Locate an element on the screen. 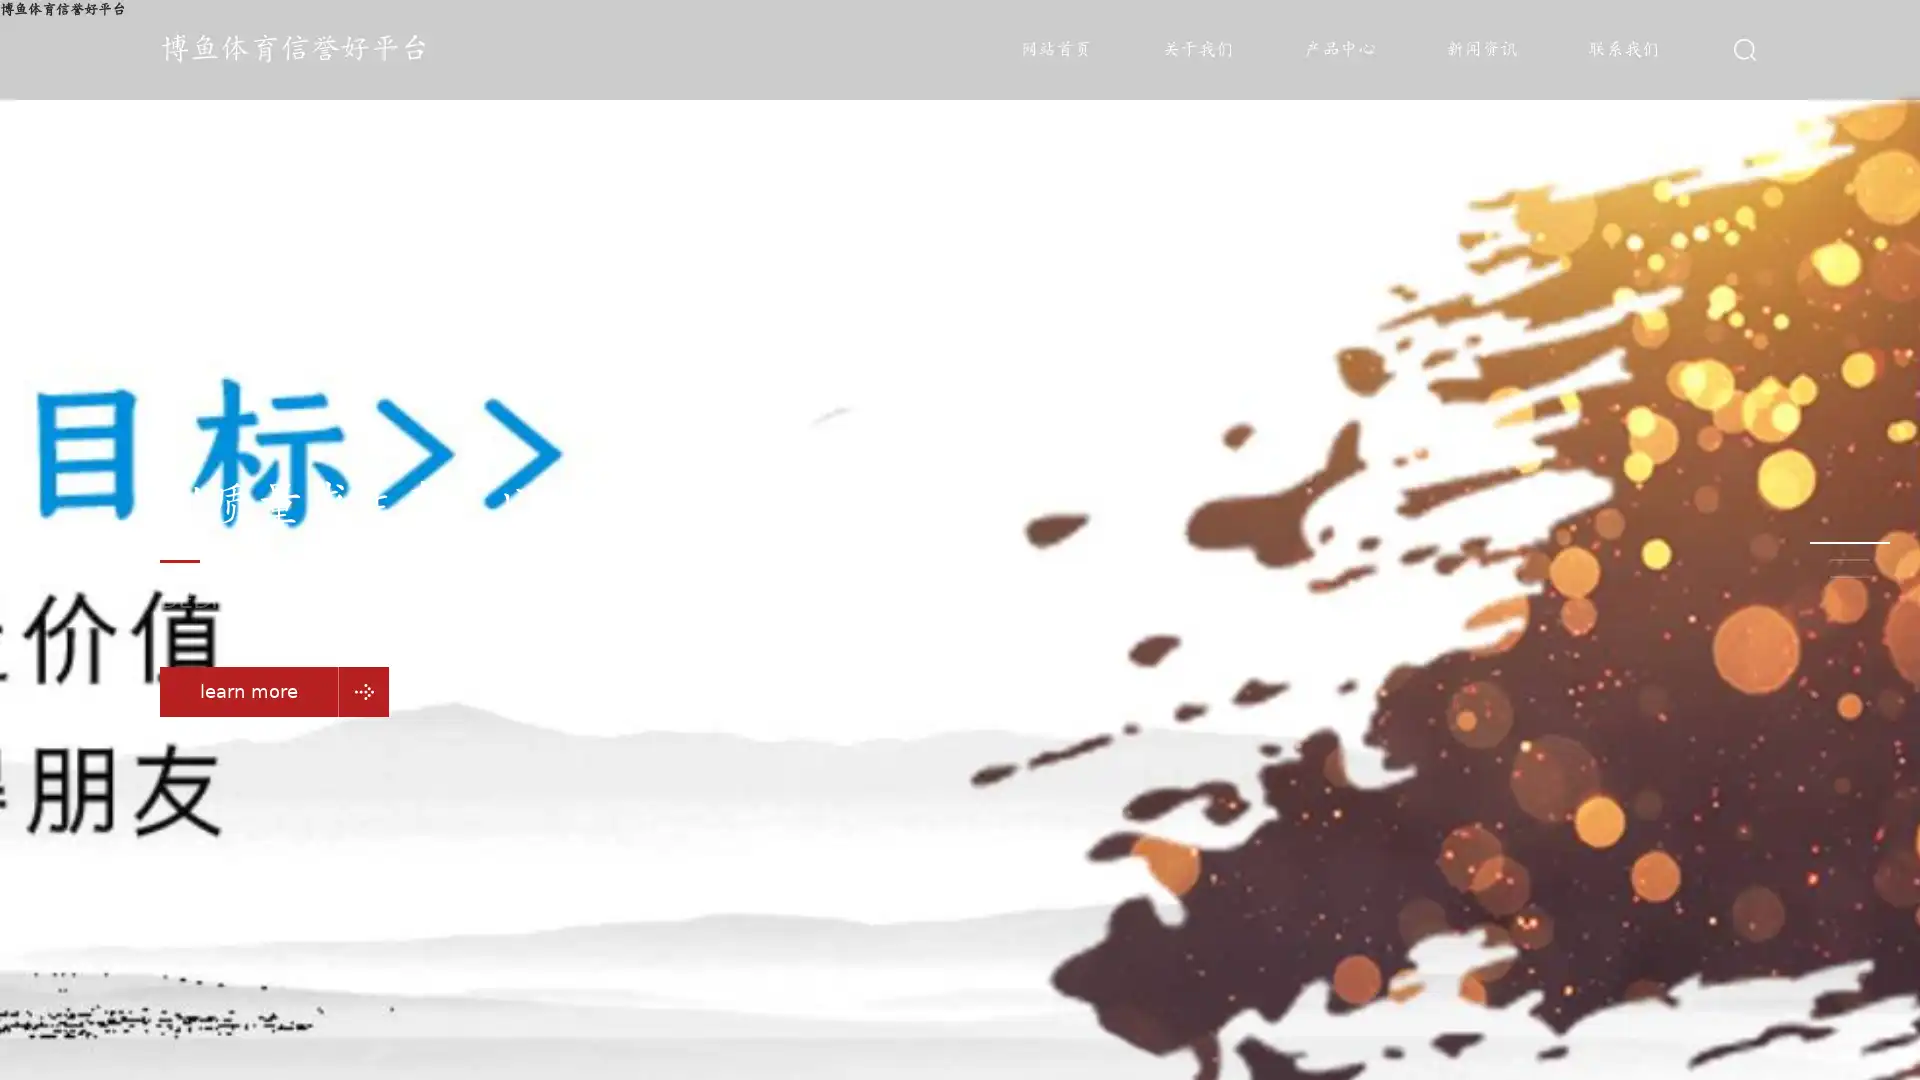 The width and height of the screenshot is (1920, 1080). Go to slide 2 is located at coordinates (1848, 559).